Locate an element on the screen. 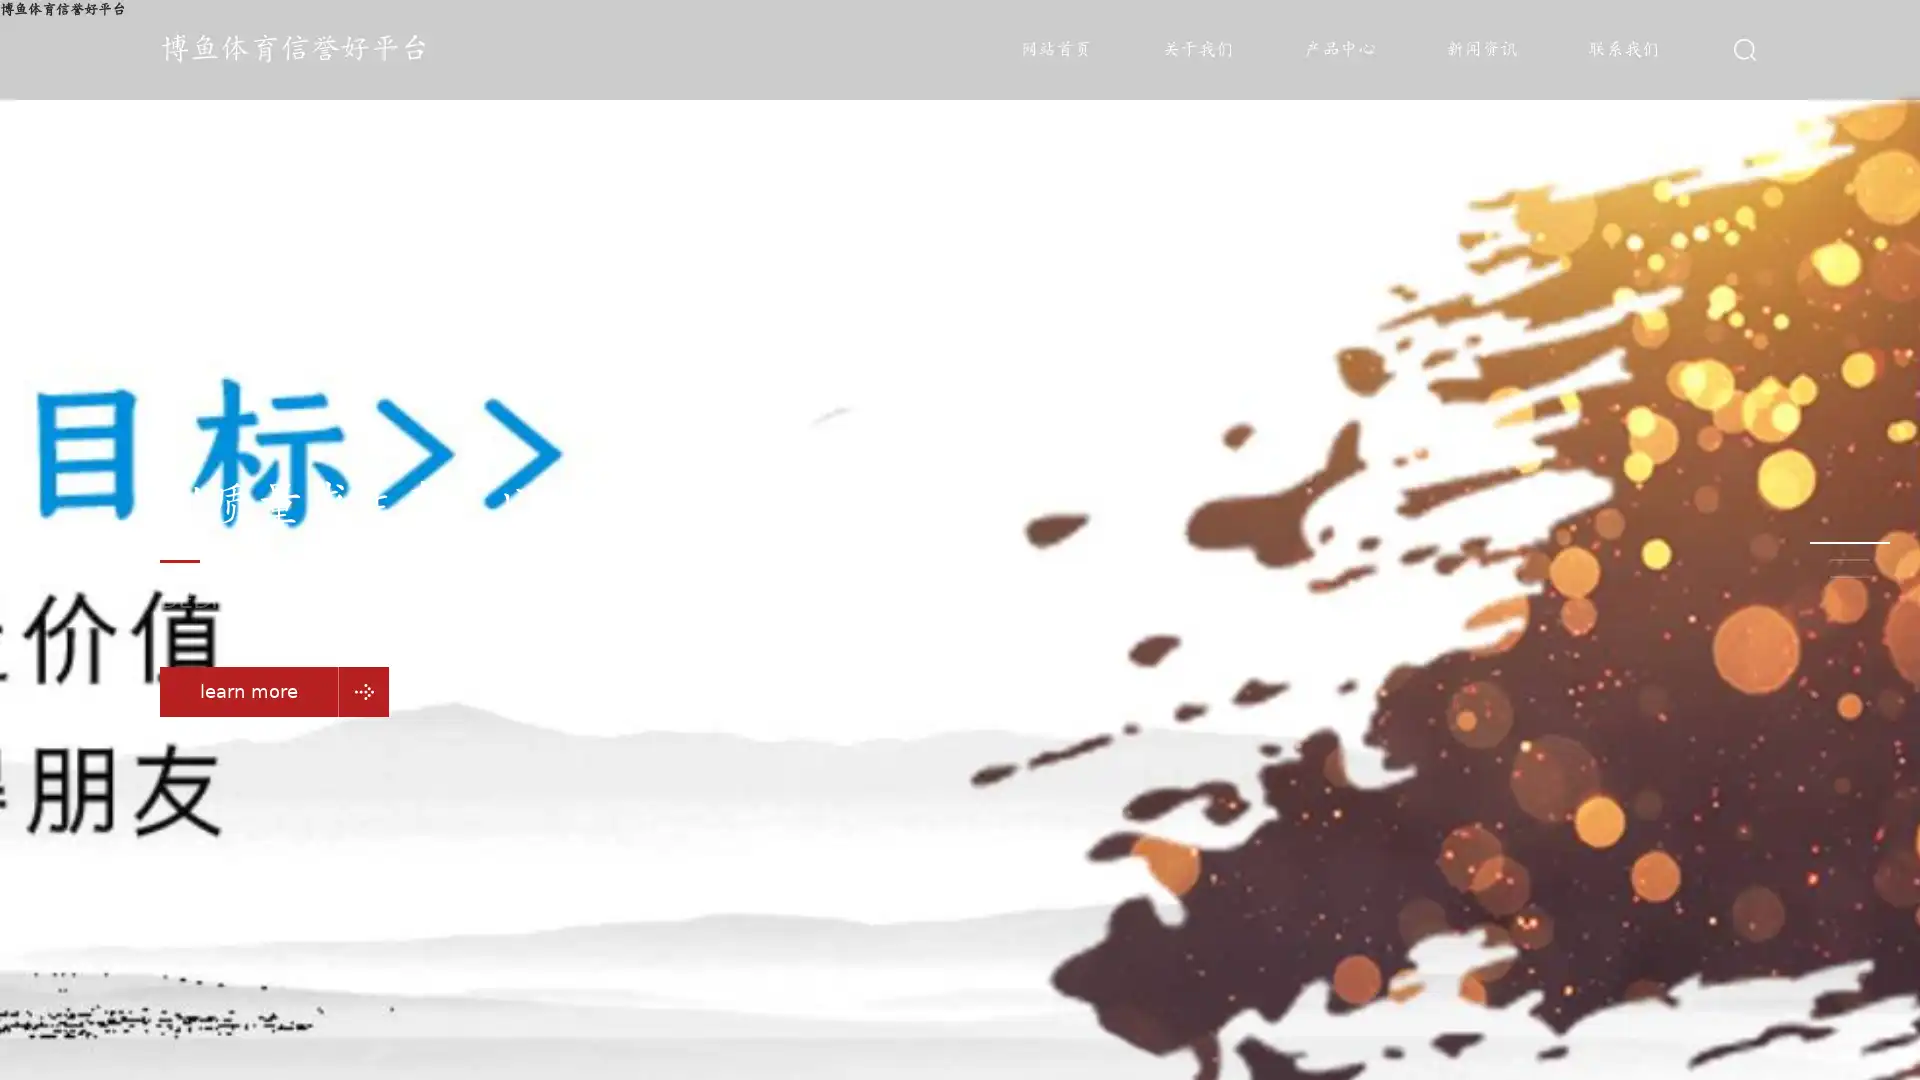 The width and height of the screenshot is (1920, 1080). Go to slide 2 is located at coordinates (1848, 559).